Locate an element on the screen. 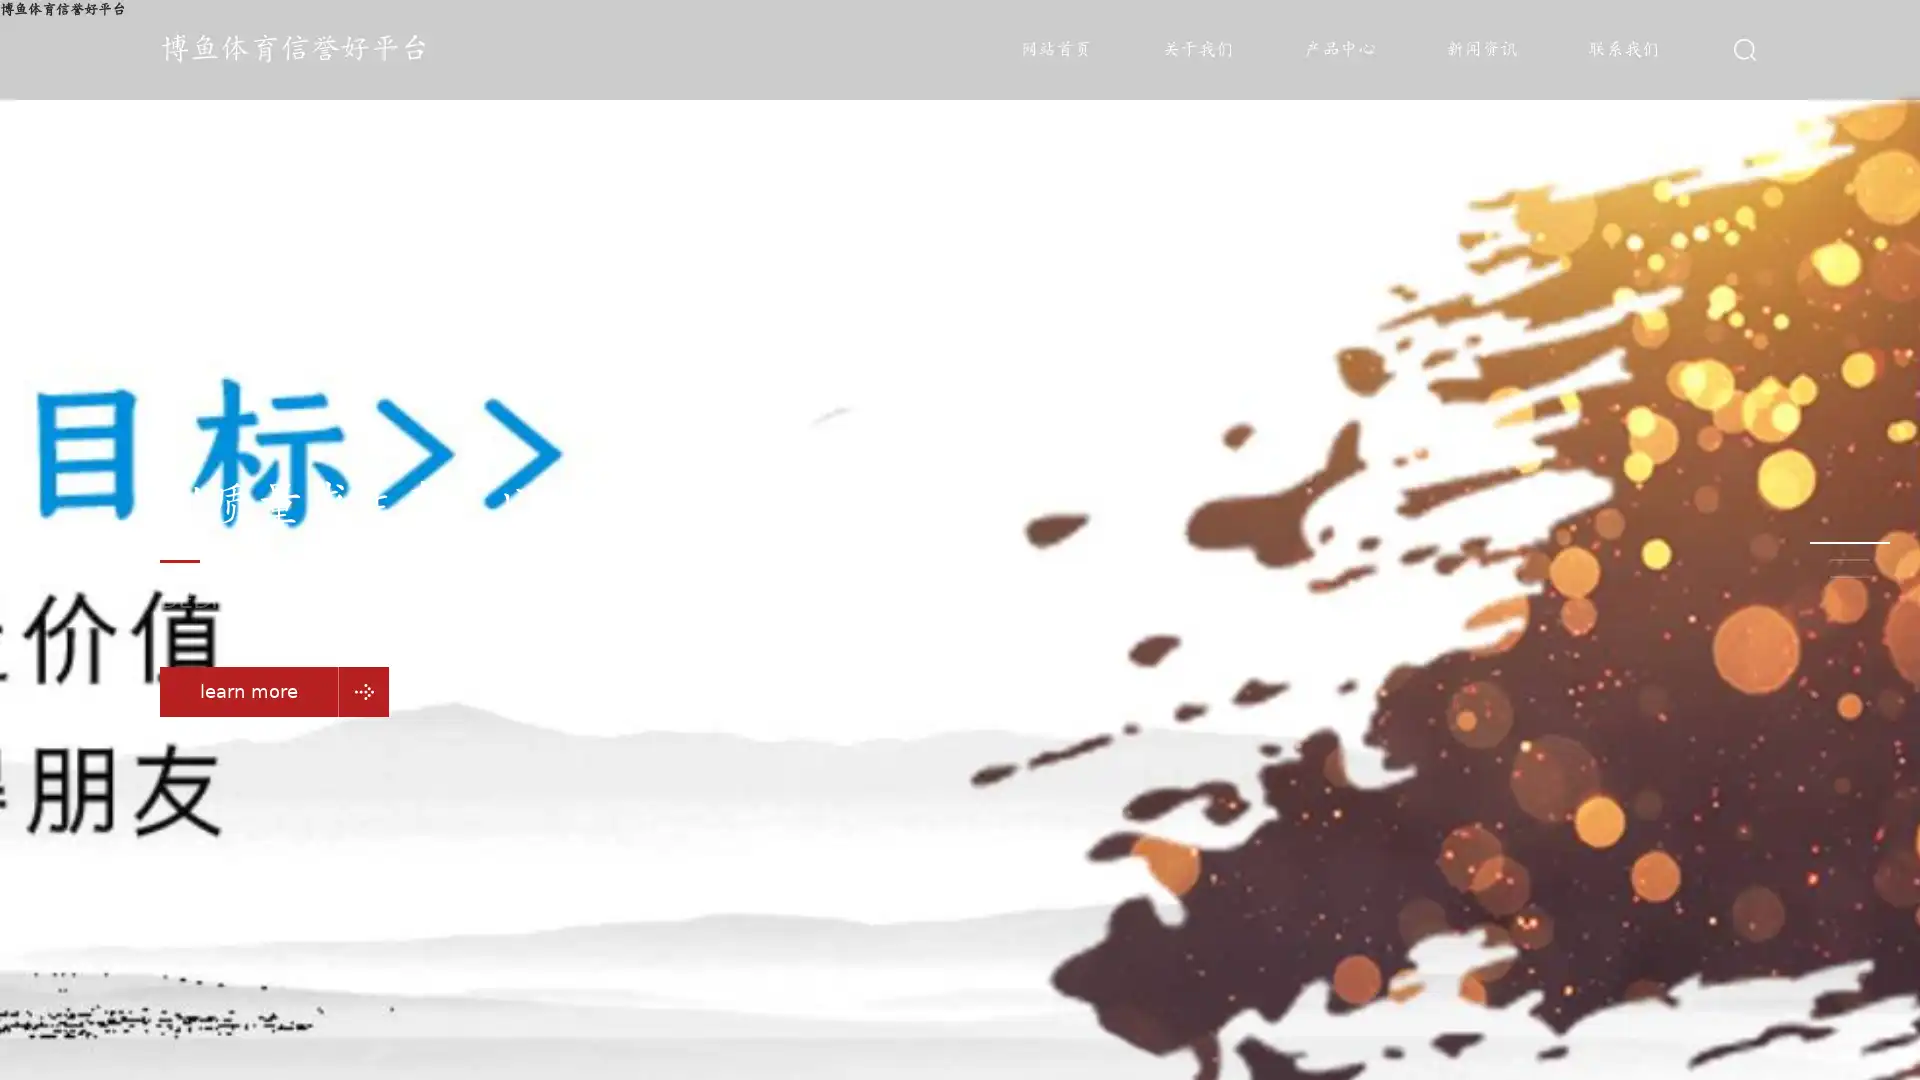 The width and height of the screenshot is (1920, 1080). Go to slide 2 is located at coordinates (1848, 559).